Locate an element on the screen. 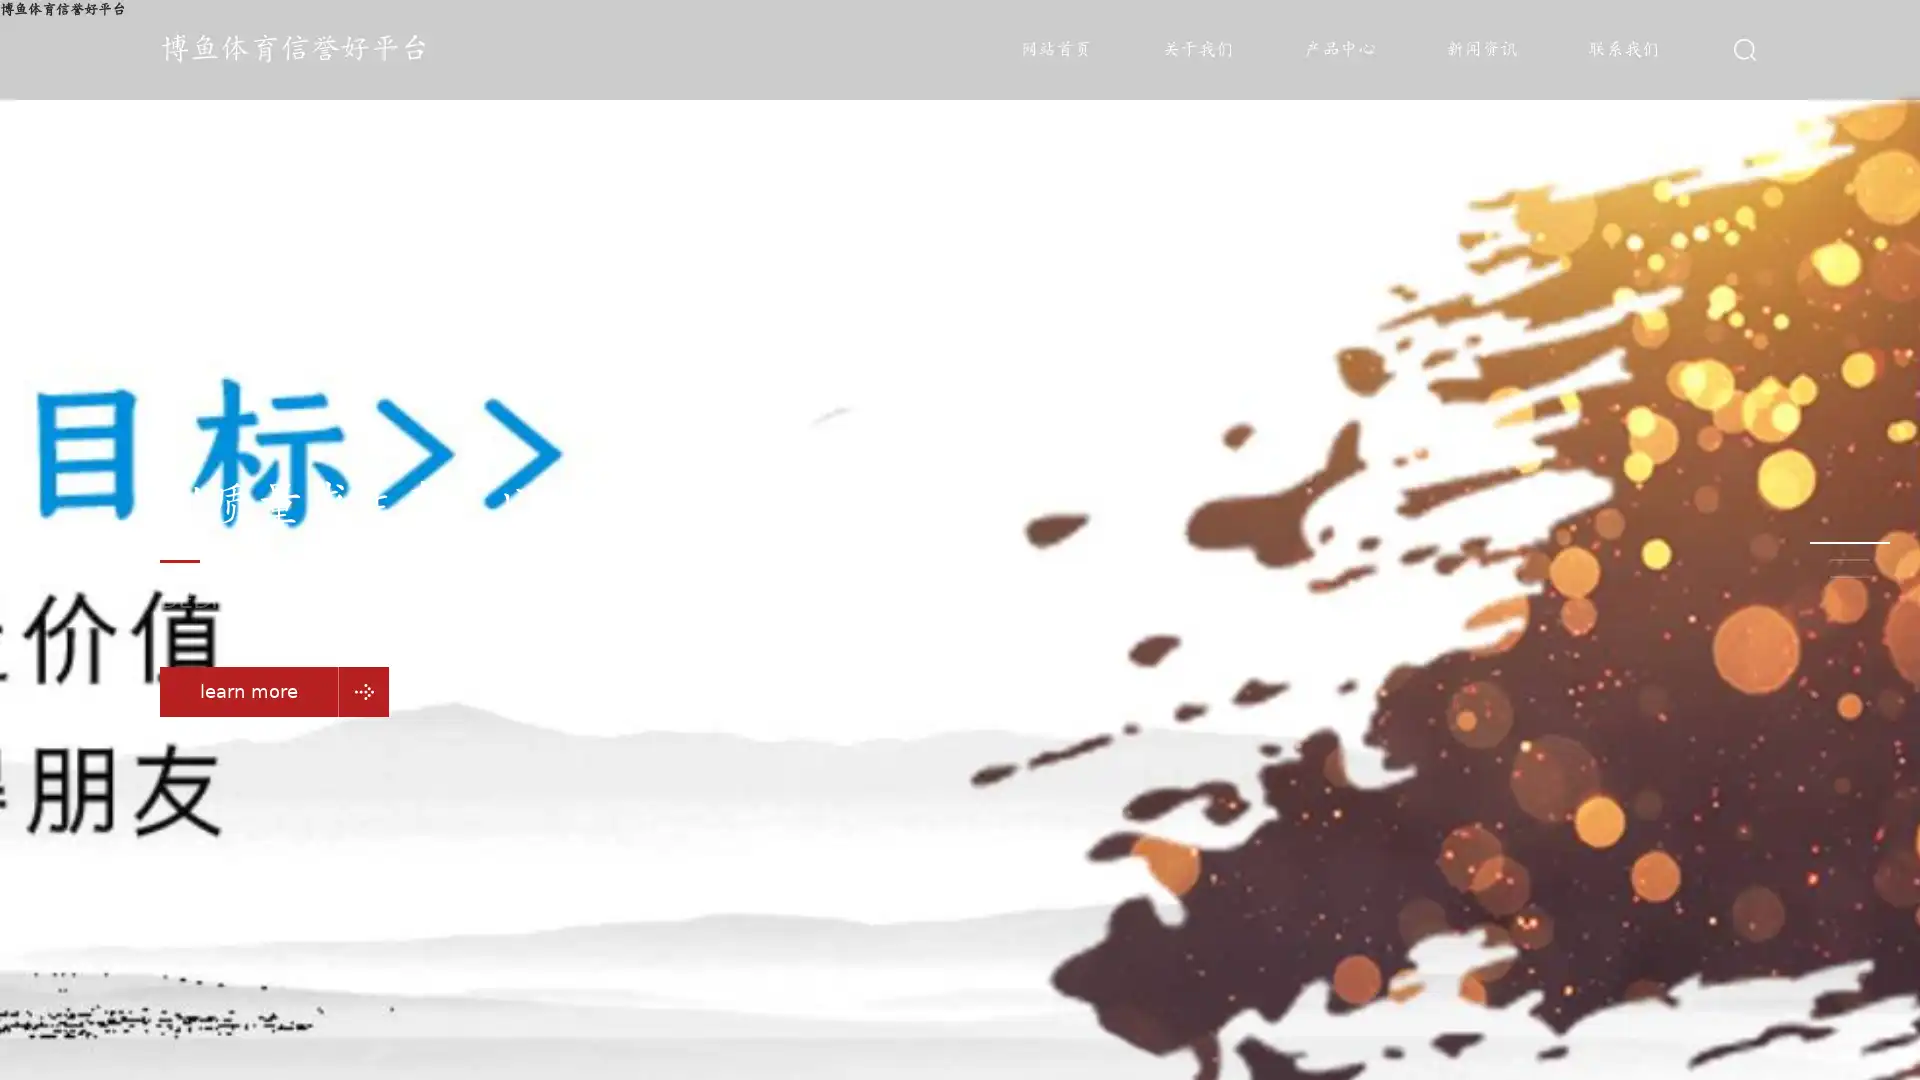 The width and height of the screenshot is (1920, 1080). Go to slide 2 is located at coordinates (1848, 559).